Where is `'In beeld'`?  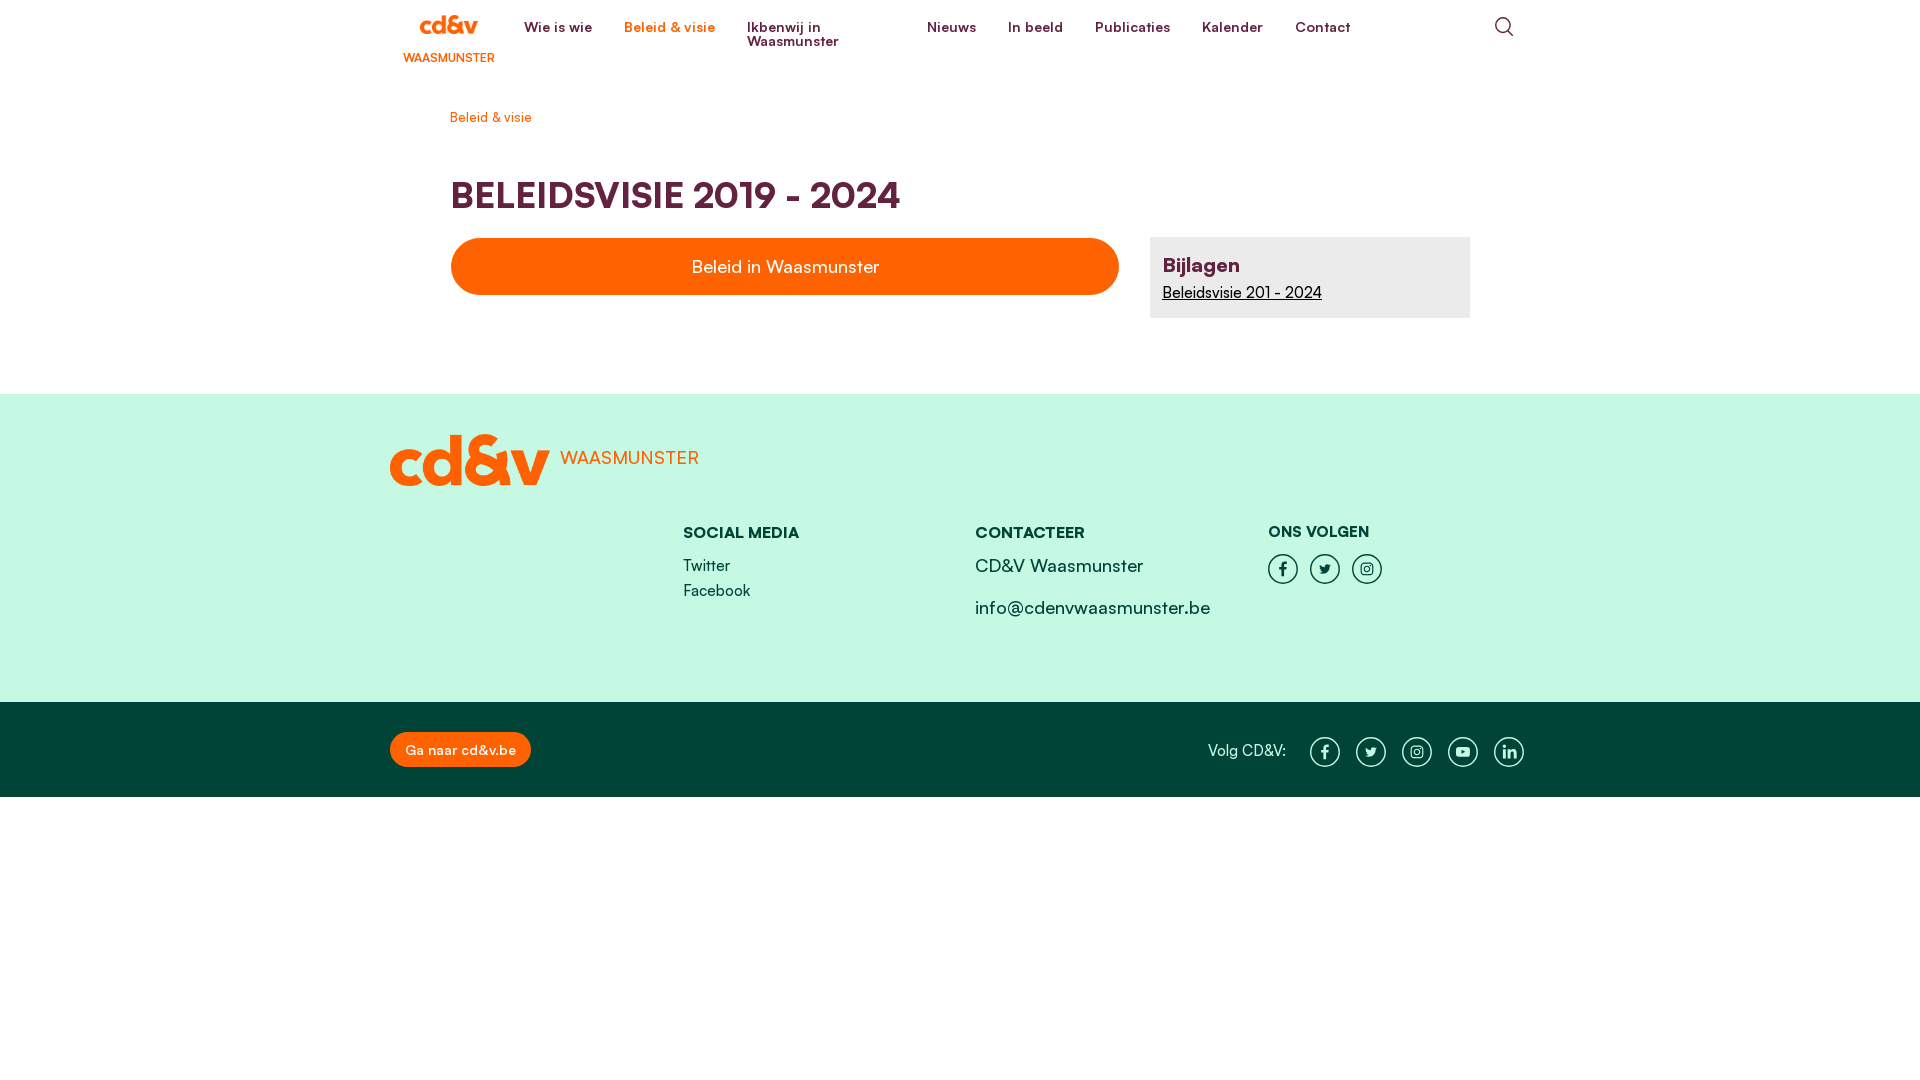 'In beeld' is located at coordinates (1035, 27).